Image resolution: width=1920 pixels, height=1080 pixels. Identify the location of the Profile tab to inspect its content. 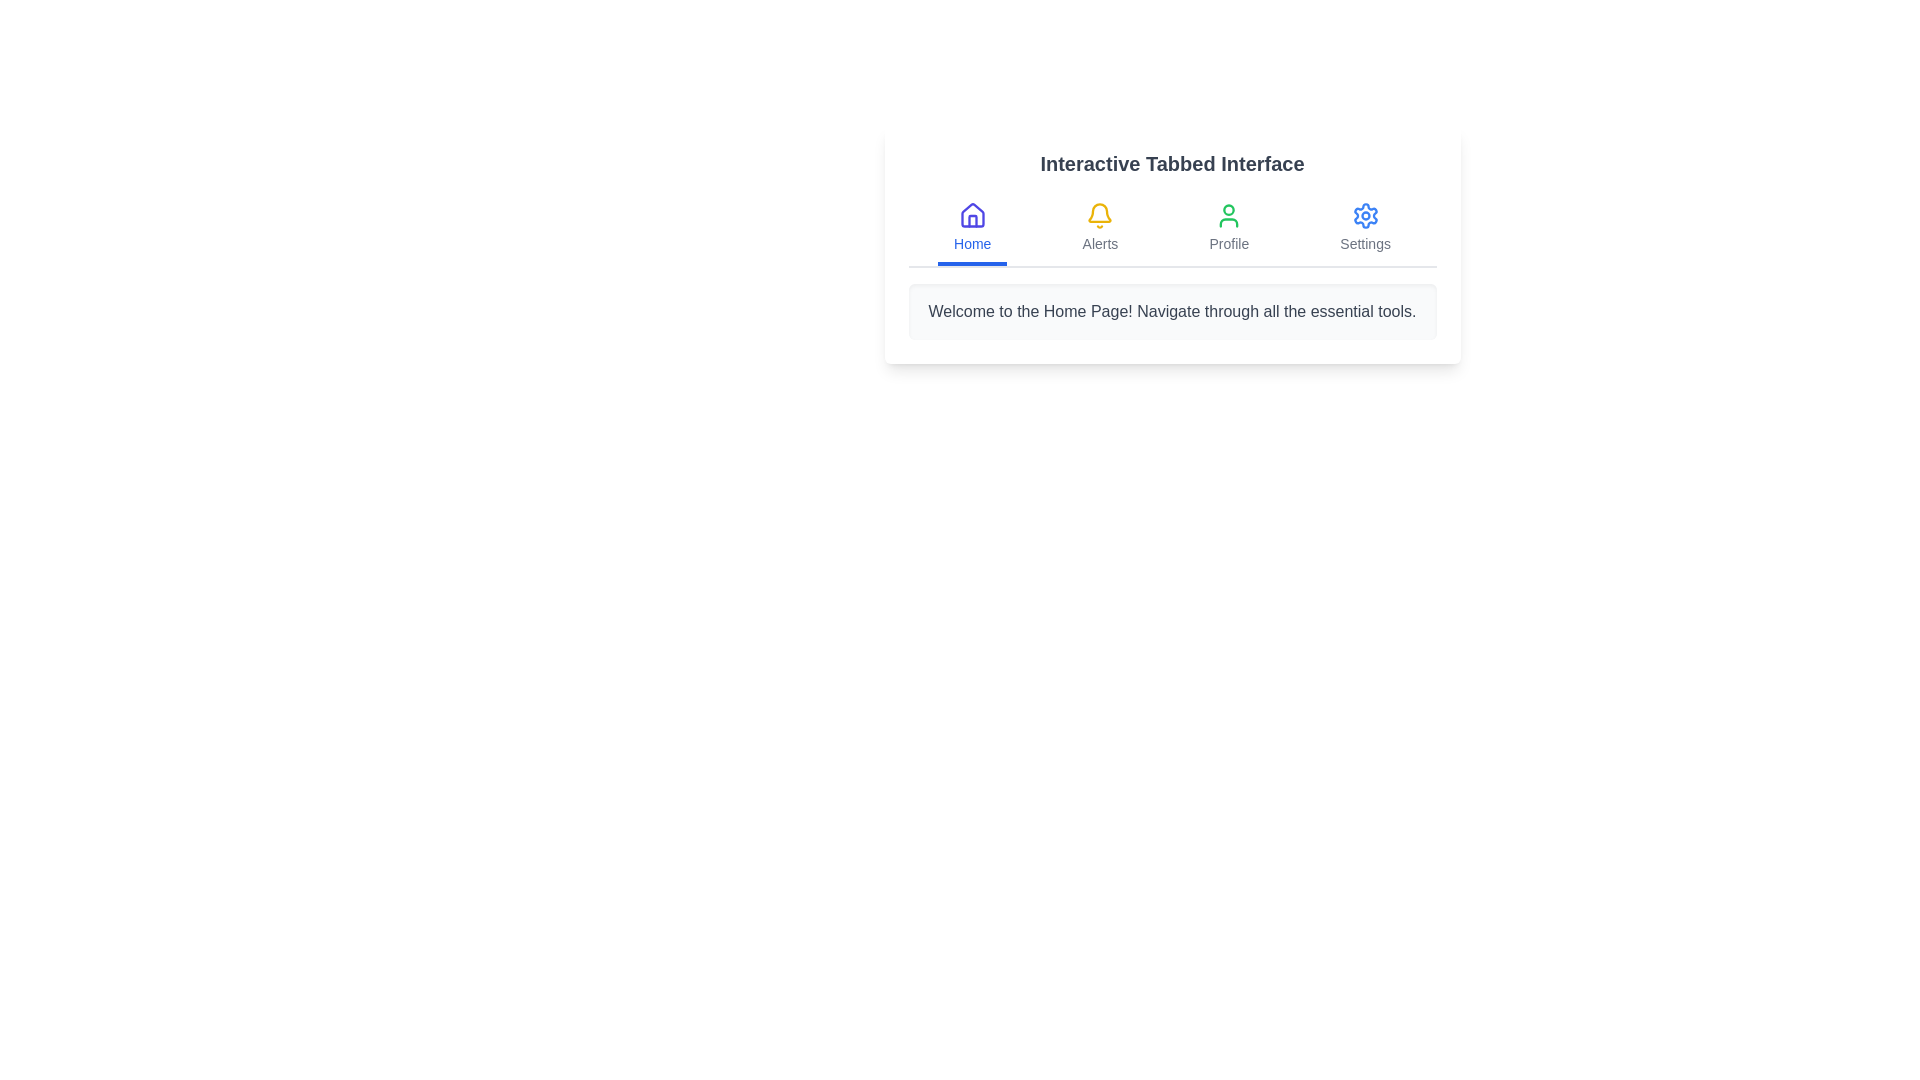
(1227, 229).